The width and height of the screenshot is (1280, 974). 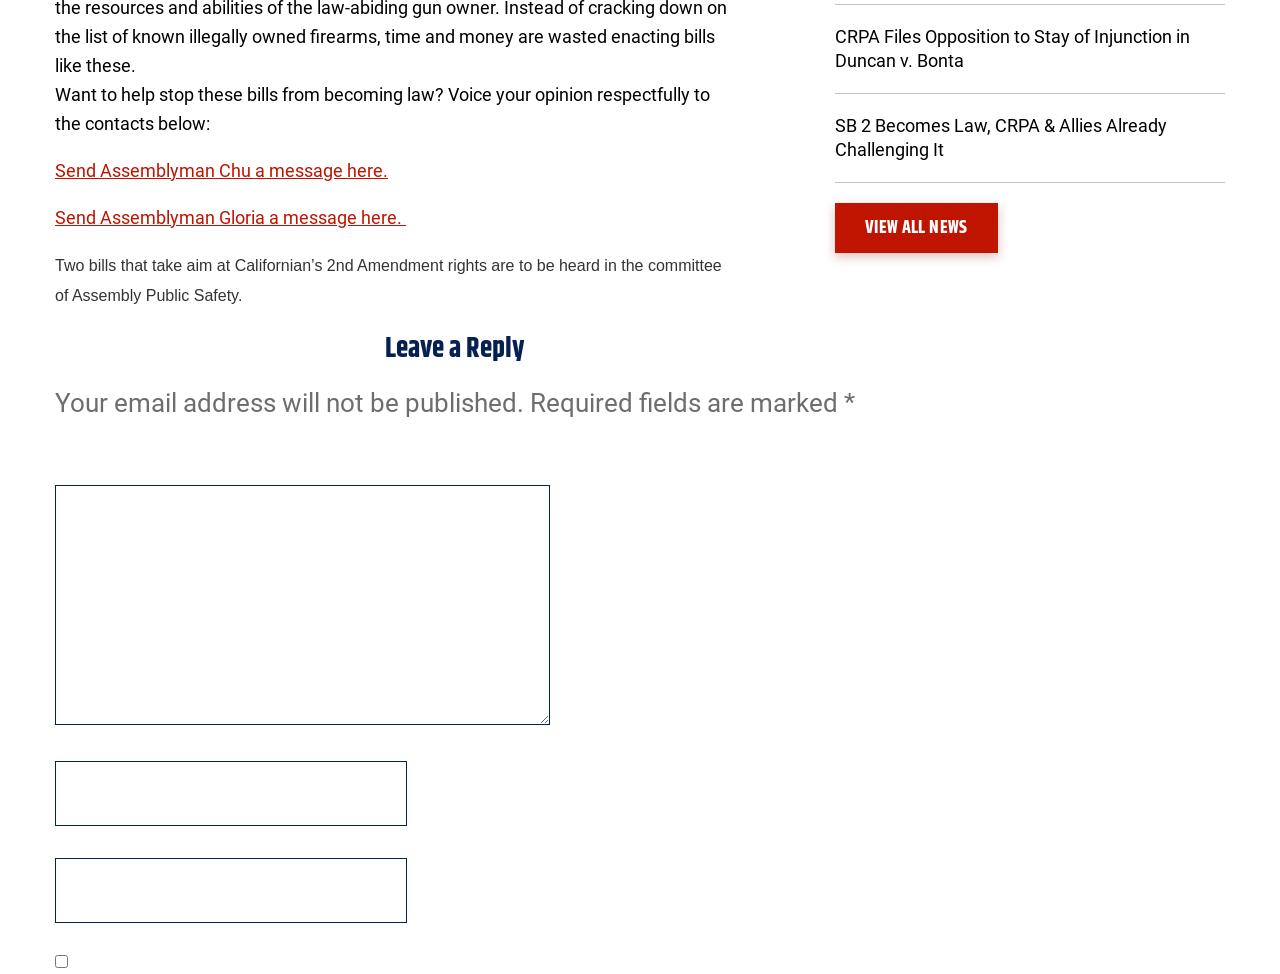 I want to click on 'Two bills that take aim at Californian’s 2nd Amendment rights are to be heard in the committee of Assembly Public Safety.', so click(x=387, y=278).